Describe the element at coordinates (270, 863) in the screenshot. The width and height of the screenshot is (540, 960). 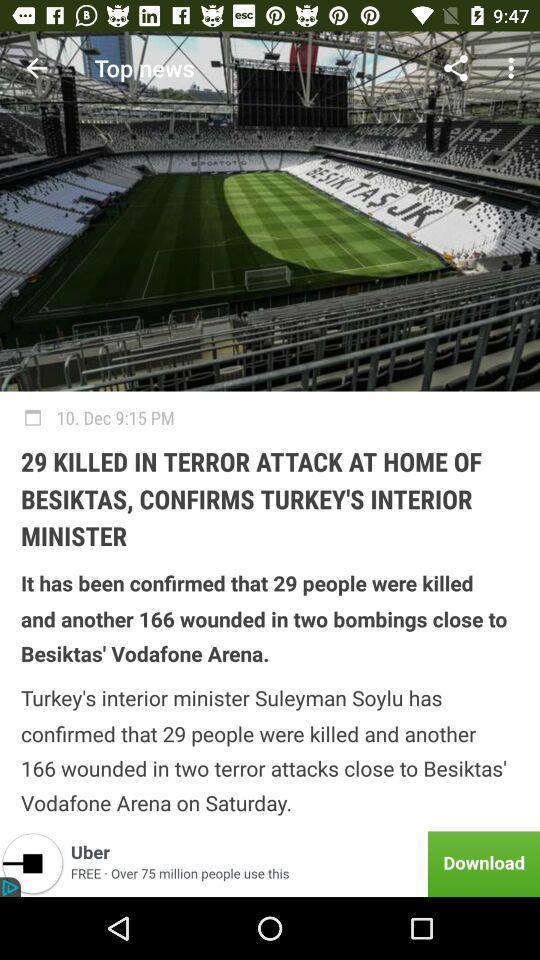
I see `item below the turkey s interior icon` at that location.